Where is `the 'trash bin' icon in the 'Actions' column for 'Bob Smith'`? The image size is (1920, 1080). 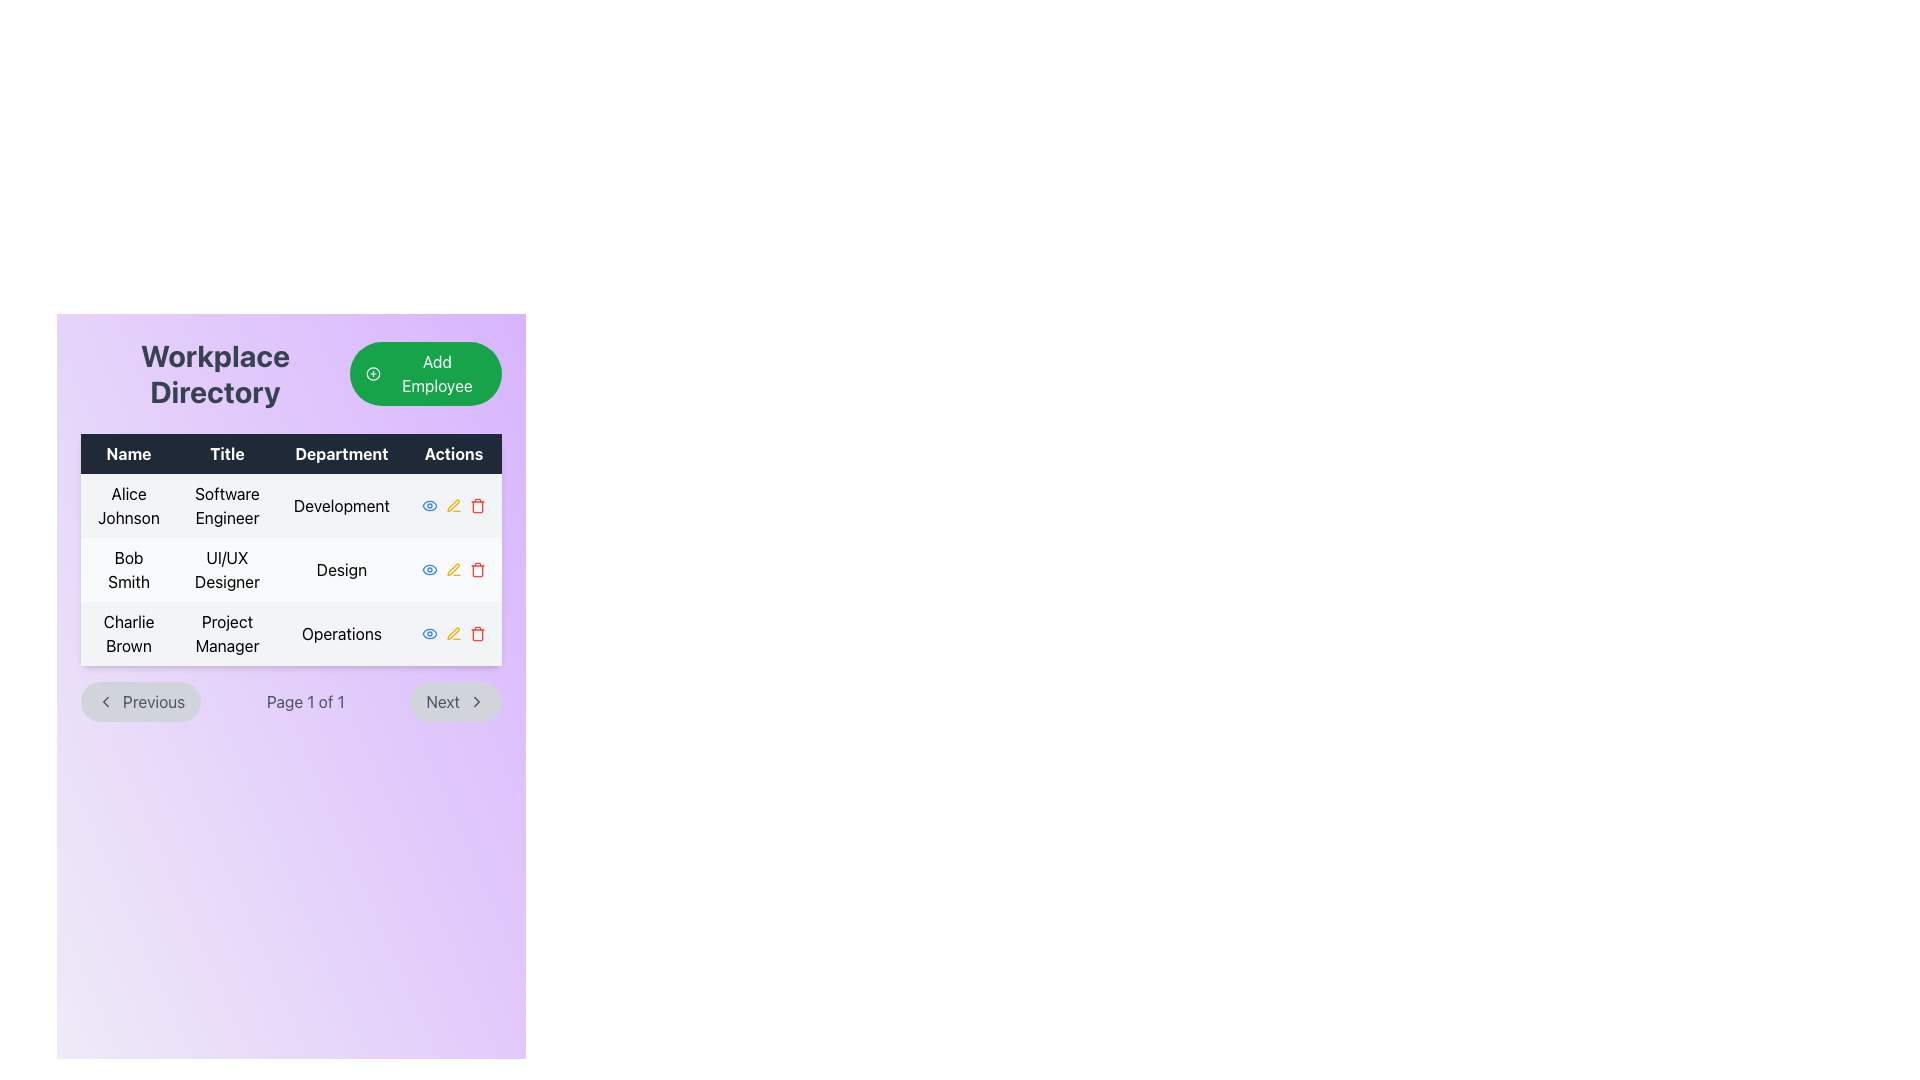 the 'trash bin' icon in the 'Actions' column for 'Bob Smith' is located at coordinates (476, 571).